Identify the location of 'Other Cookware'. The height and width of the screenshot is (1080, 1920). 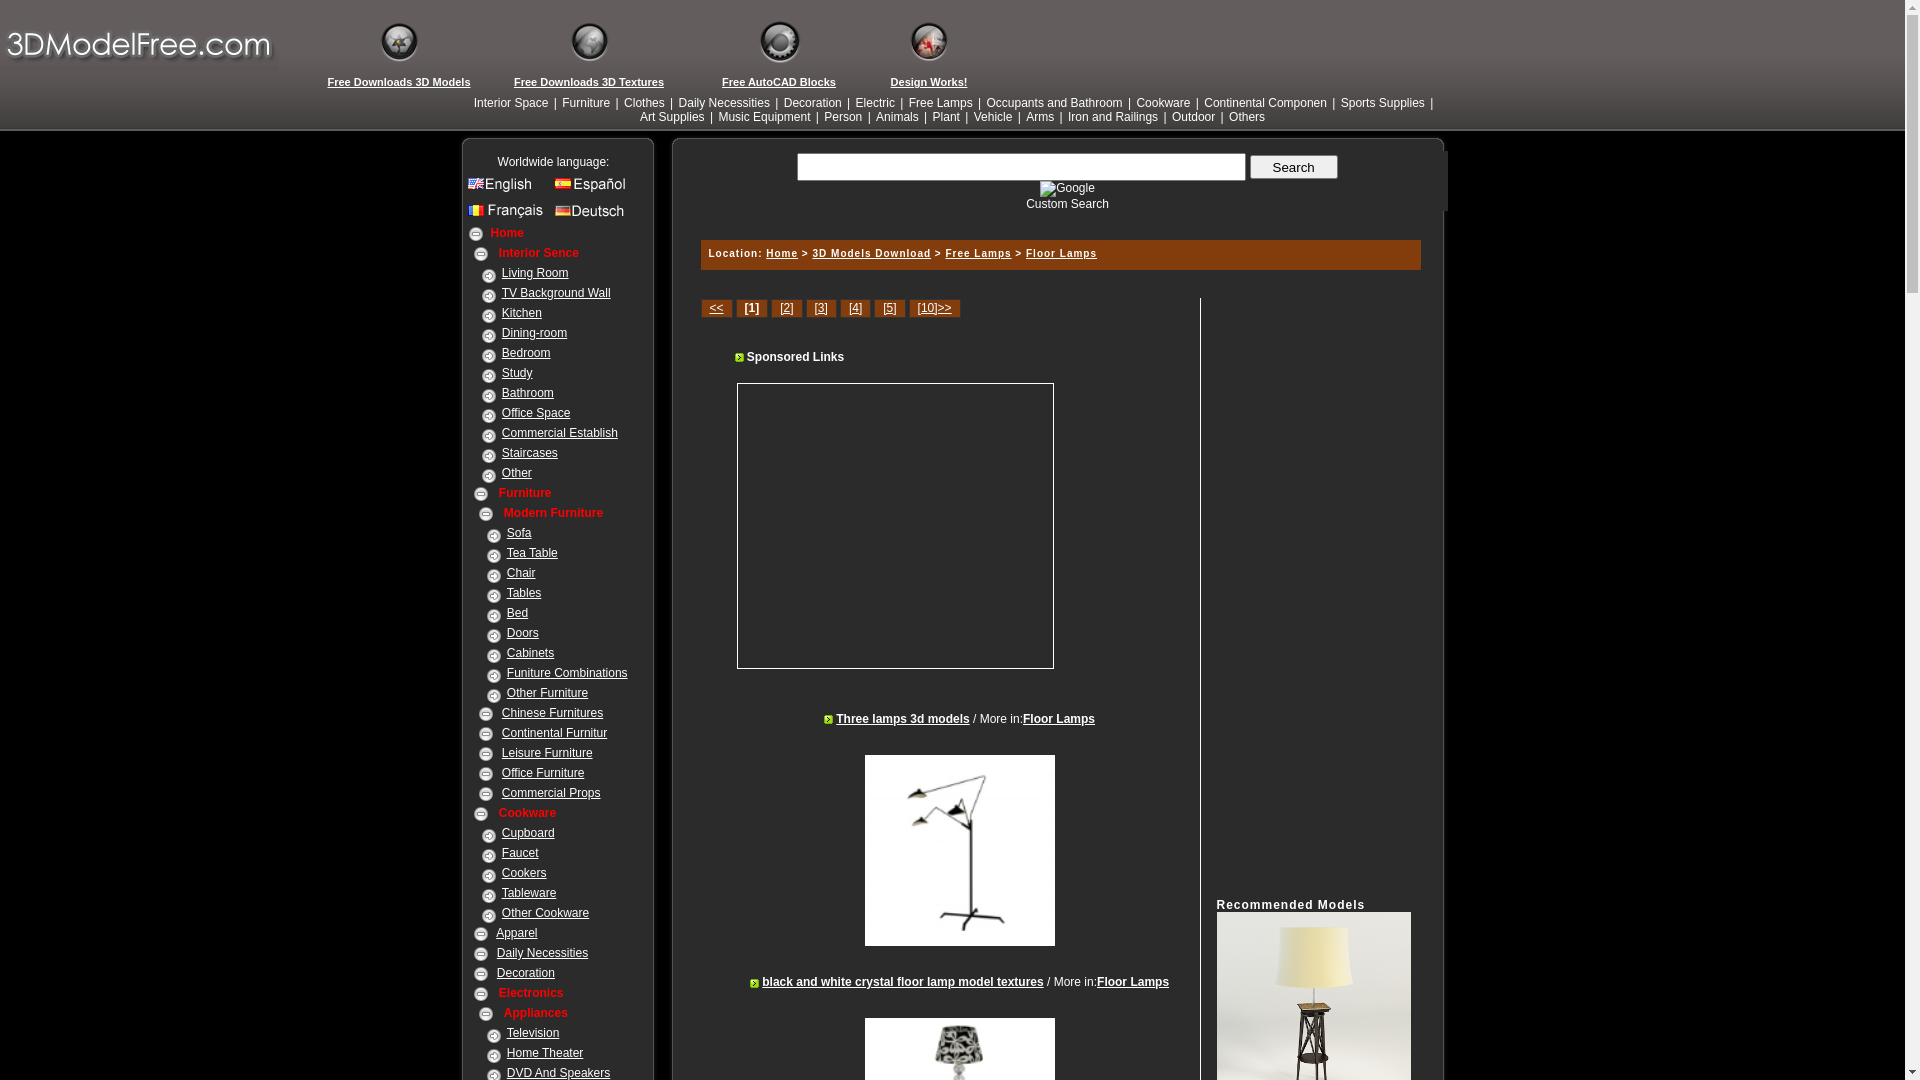
(545, 913).